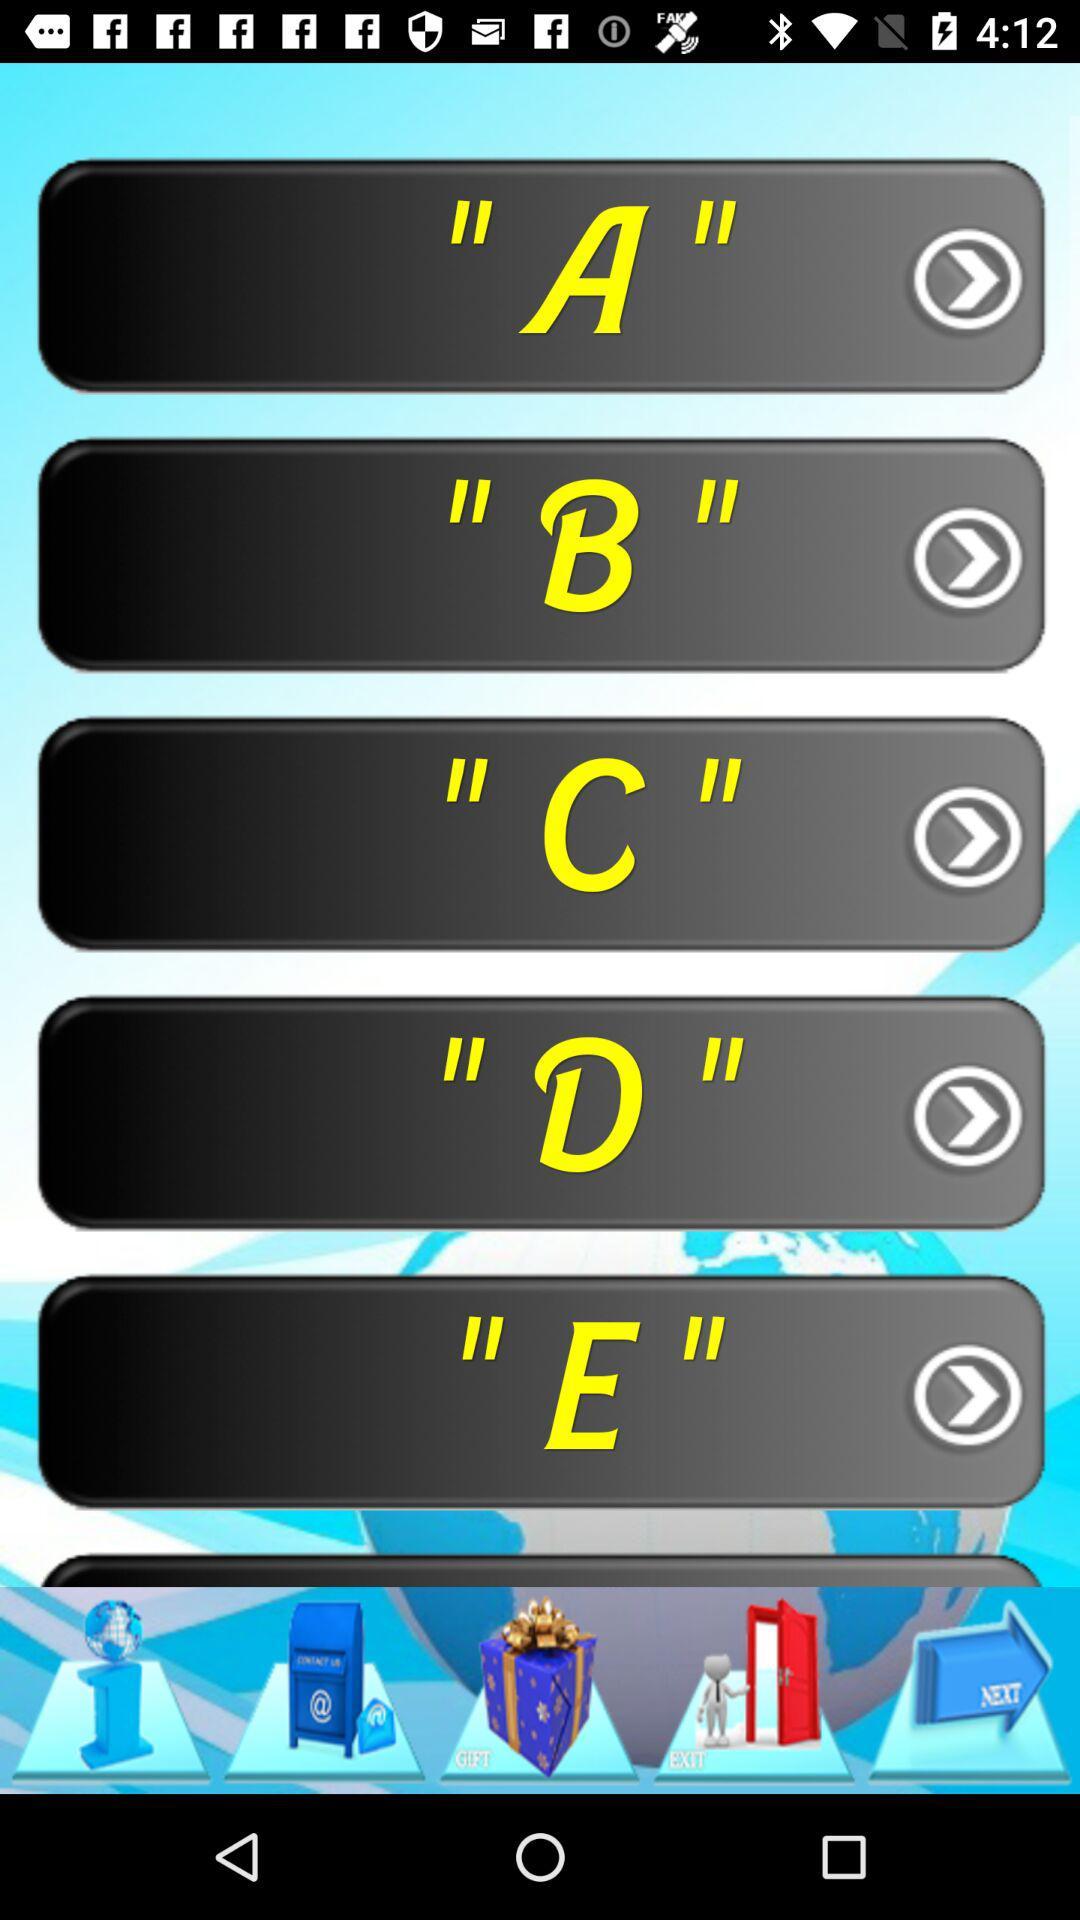  I want to click on the gift icon, so click(538, 1689).